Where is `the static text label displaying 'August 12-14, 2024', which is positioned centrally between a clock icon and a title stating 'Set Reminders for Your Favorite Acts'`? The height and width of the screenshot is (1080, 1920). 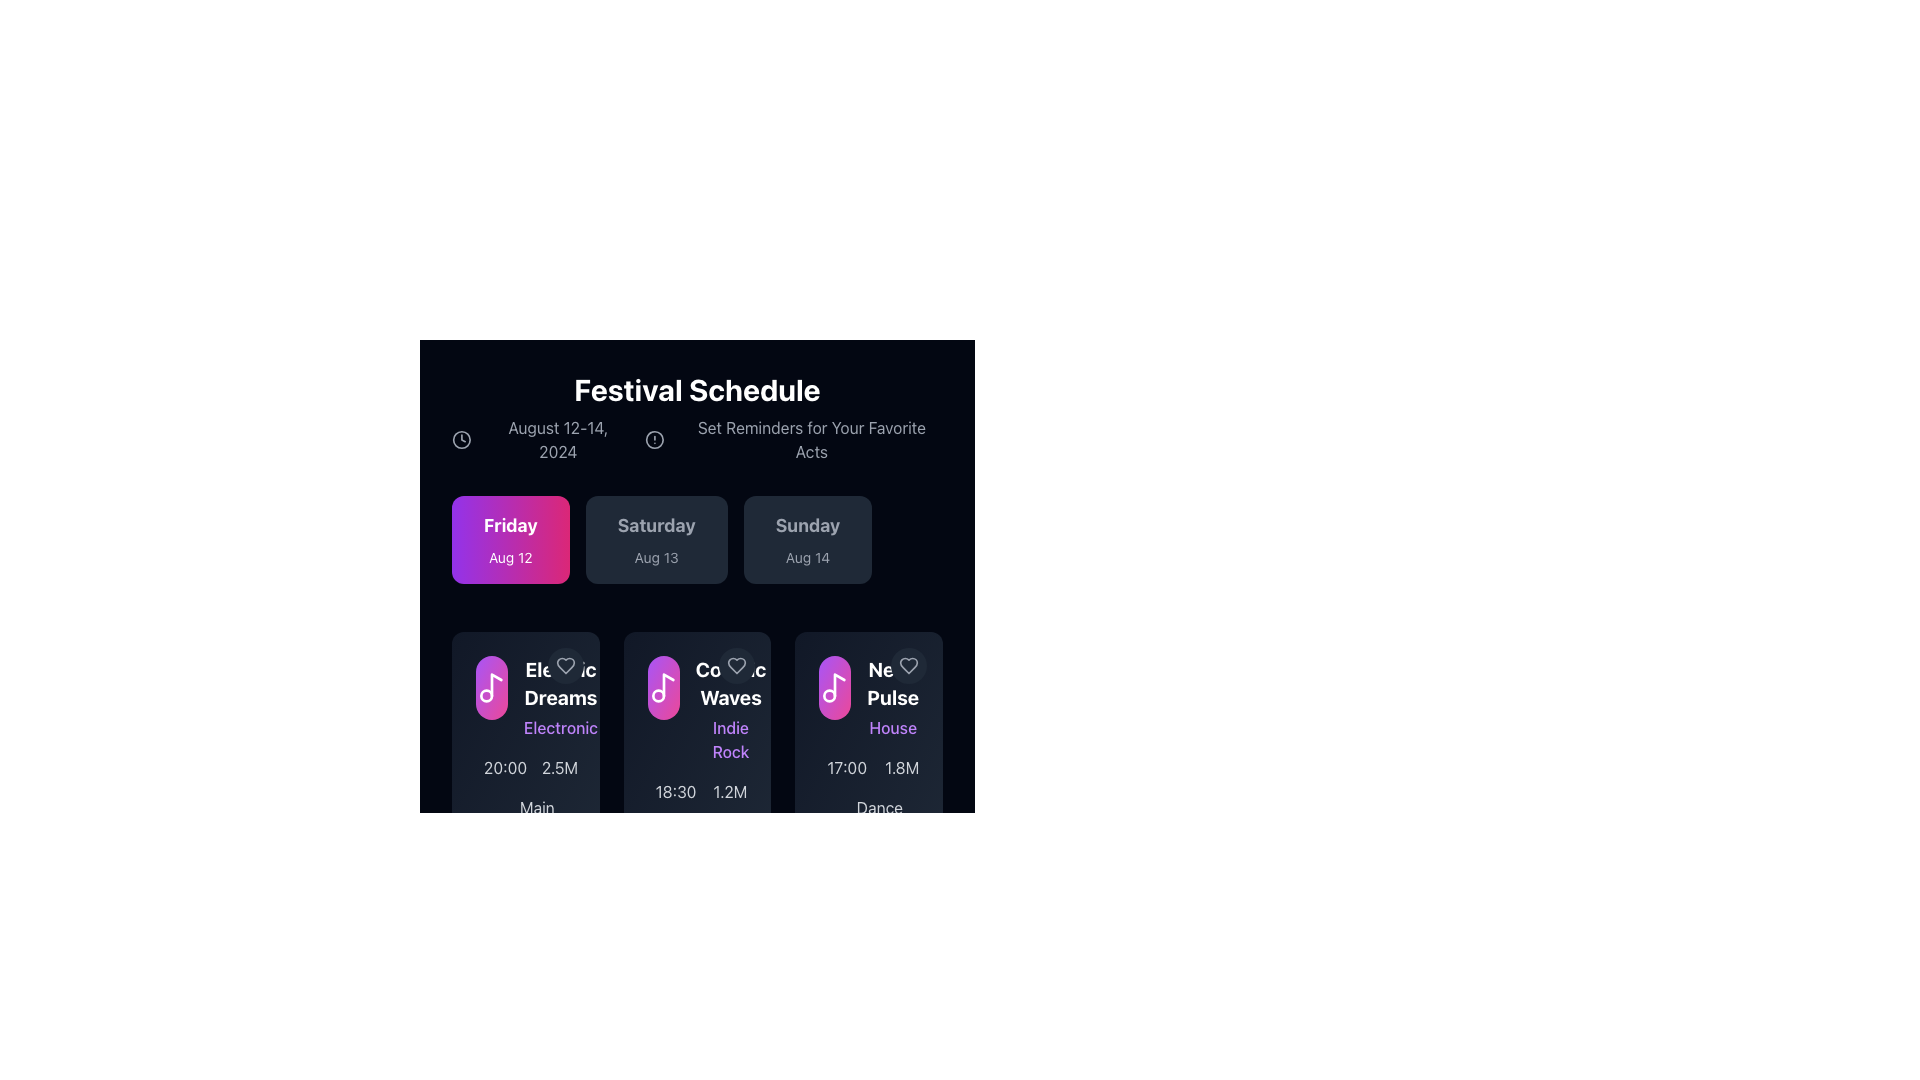 the static text label displaying 'August 12-14, 2024', which is positioned centrally between a clock icon and a title stating 'Set Reminders for Your Favorite Acts' is located at coordinates (558, 438).